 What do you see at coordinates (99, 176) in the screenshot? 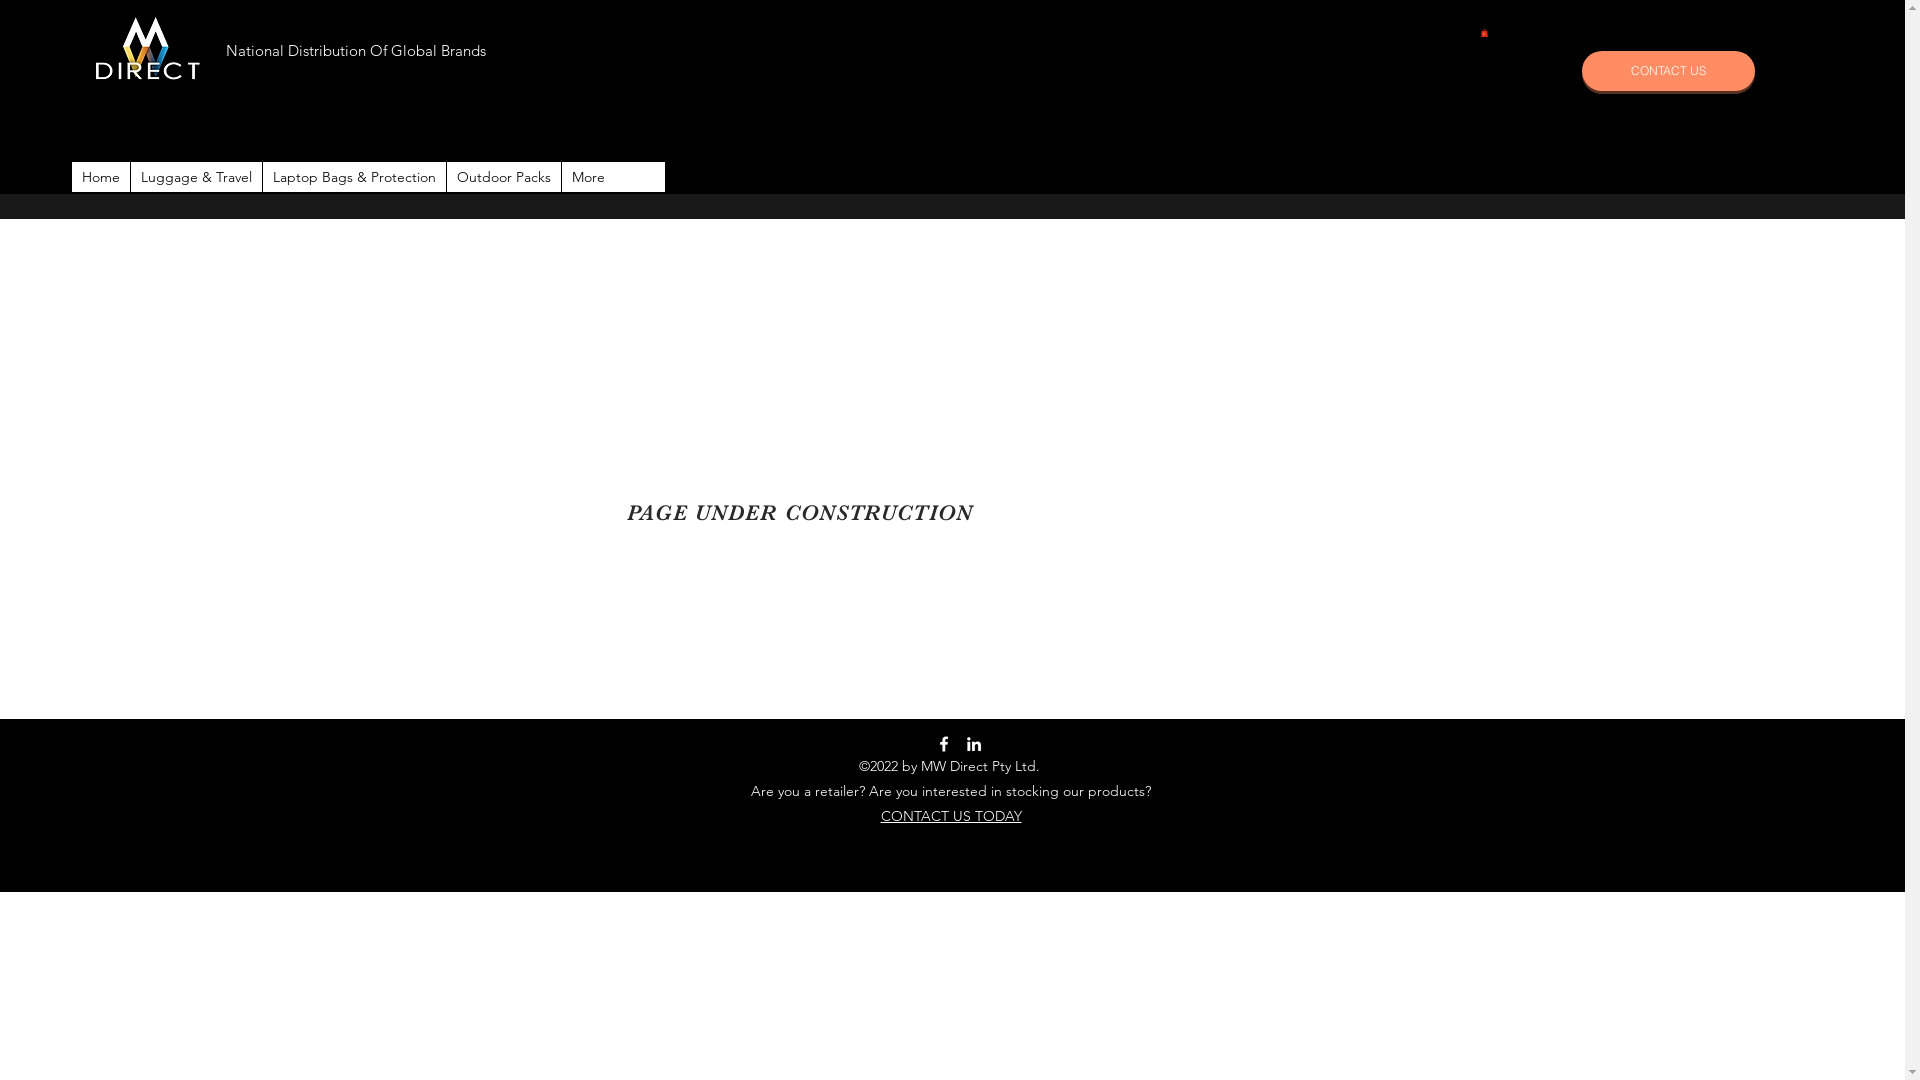
I see `'Home'` at bounding box center [99, 176].